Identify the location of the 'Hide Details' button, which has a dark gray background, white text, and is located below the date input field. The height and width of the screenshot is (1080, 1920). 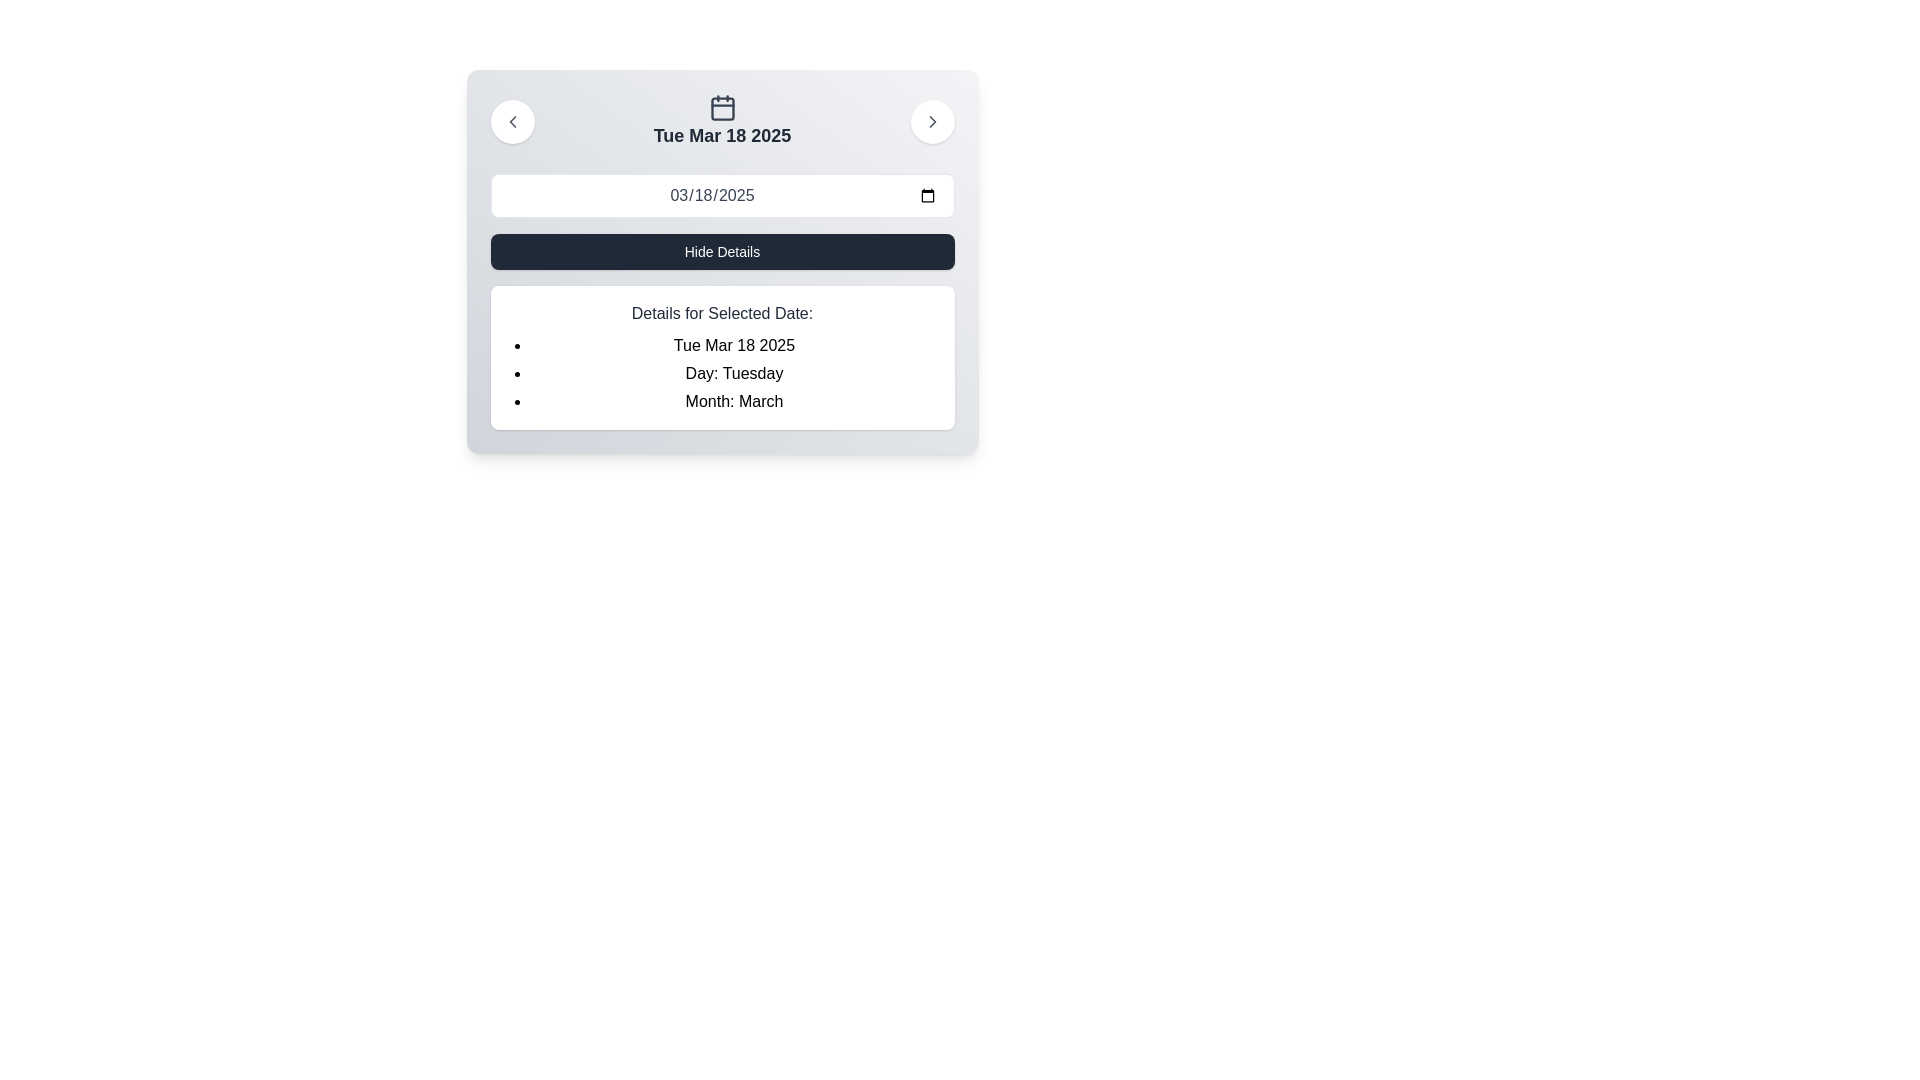
(721, 250).